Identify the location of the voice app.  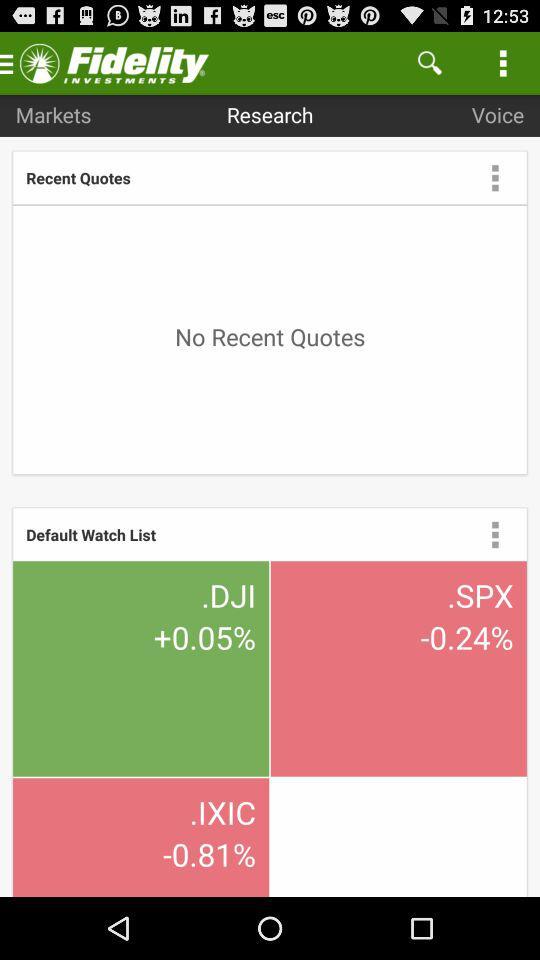
(496, 114).